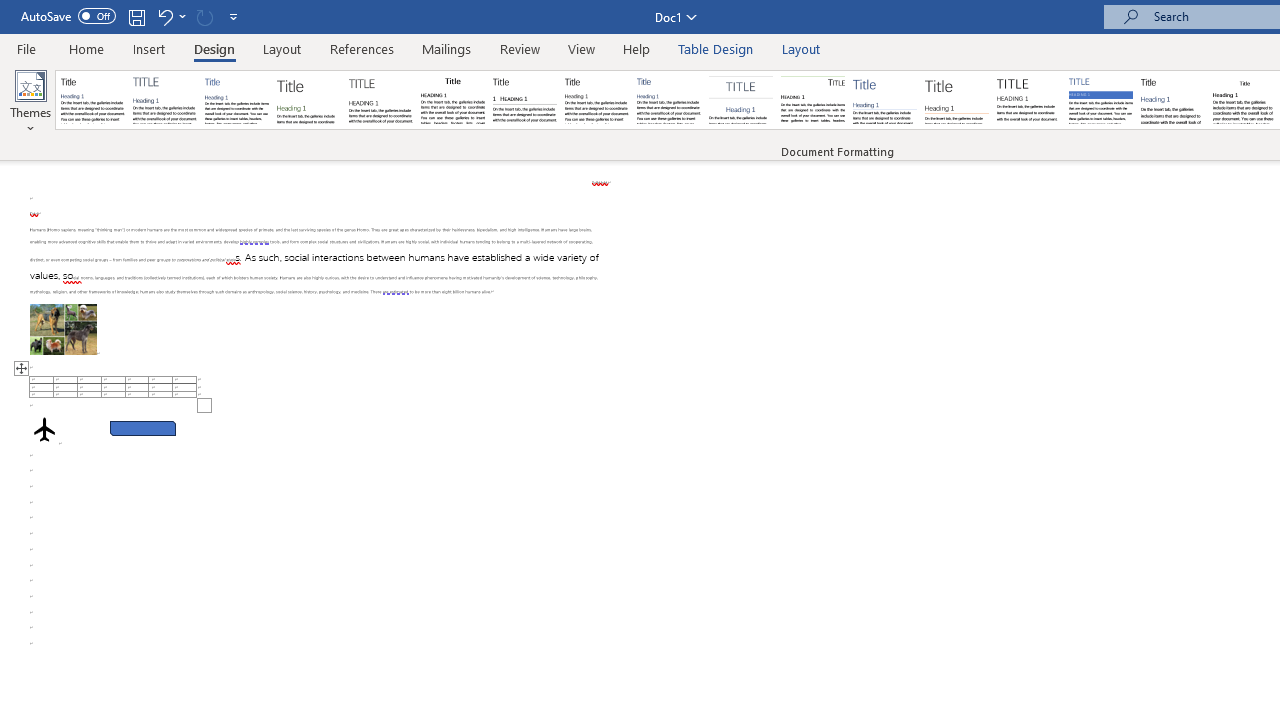  What do you see at coordinates (308, 100) in the screenshot?
I see `'Basic (Stylish)'` at bounding box center [308, 100].